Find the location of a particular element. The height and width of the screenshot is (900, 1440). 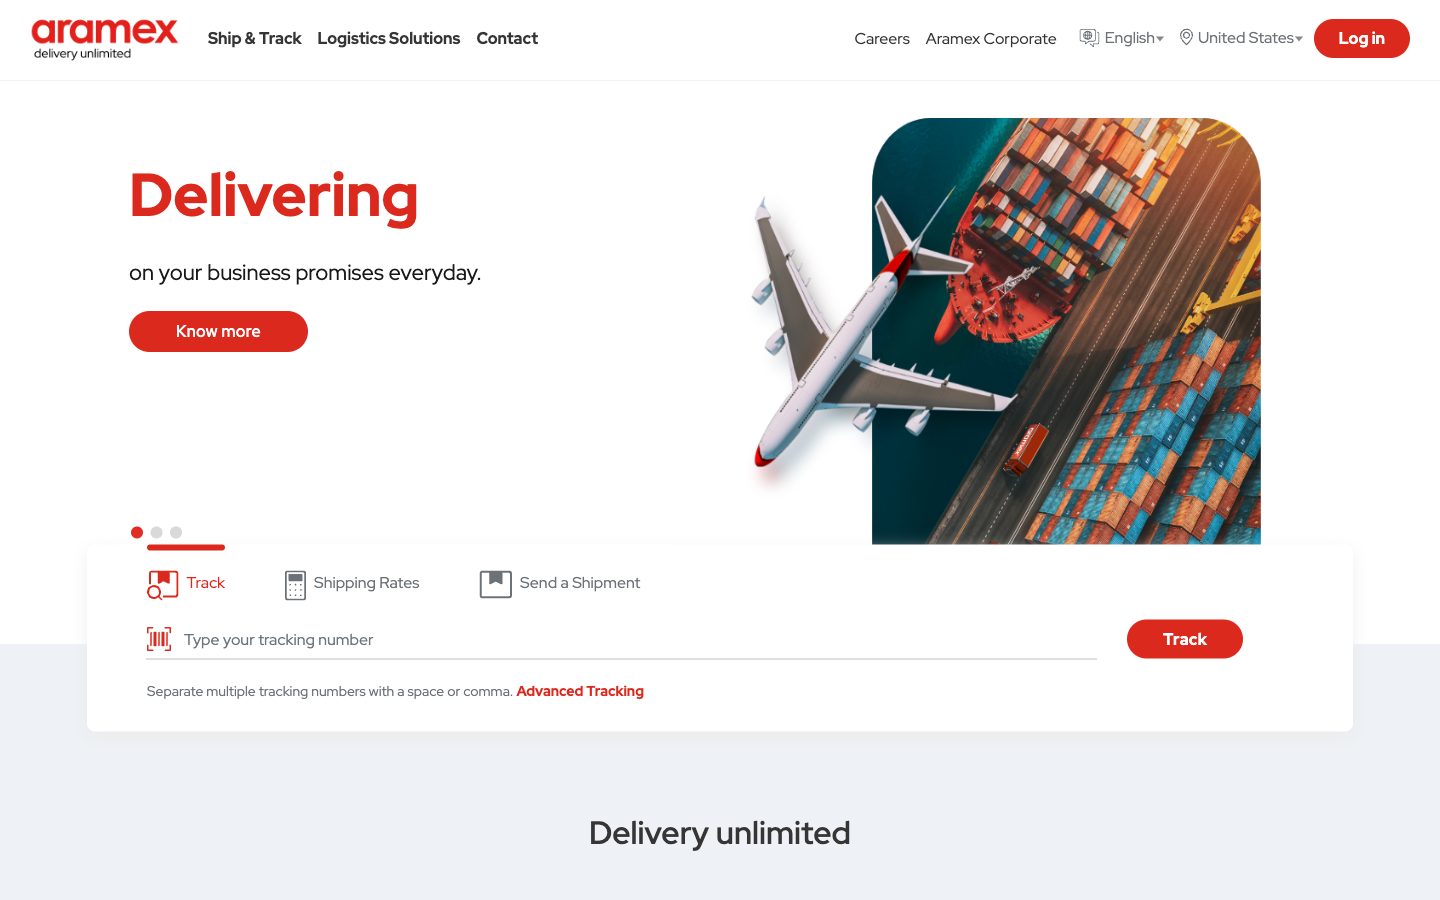

Use the tracking number 123456 to locate a shipment is located at coordinates (633, 639).